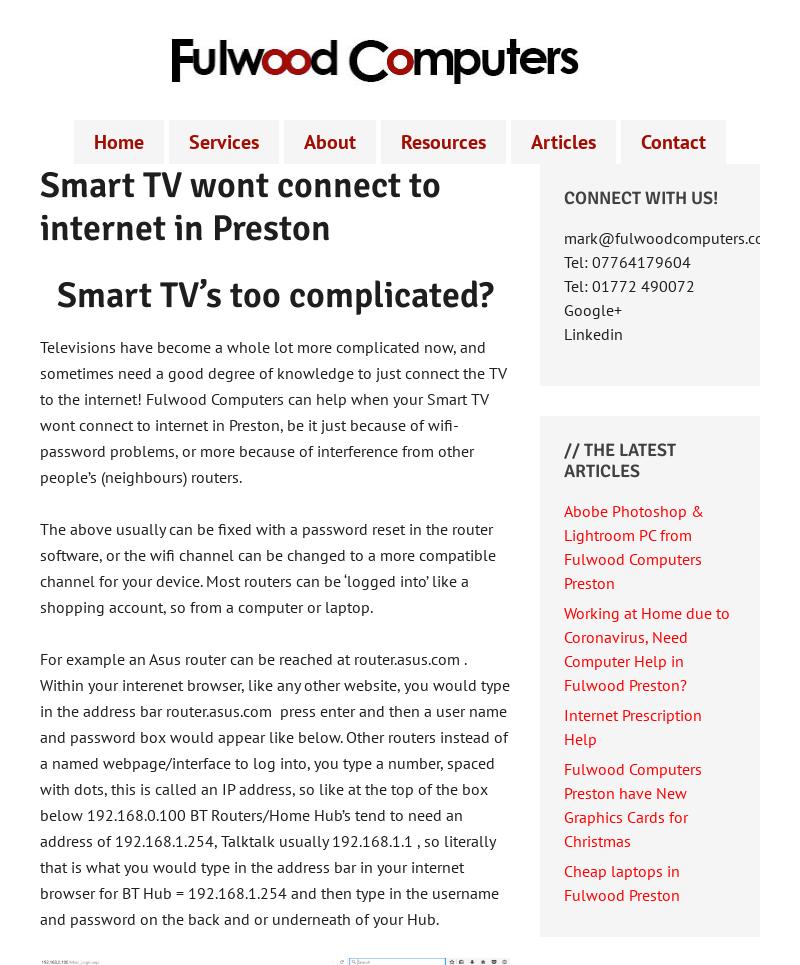 This screenshot has height=965, width=800. Describe the element at coordinates (633, 804) in the screenshot. I see `'Fulwood Computers Preston have New Graphics Cards for Christmas'` at that location.